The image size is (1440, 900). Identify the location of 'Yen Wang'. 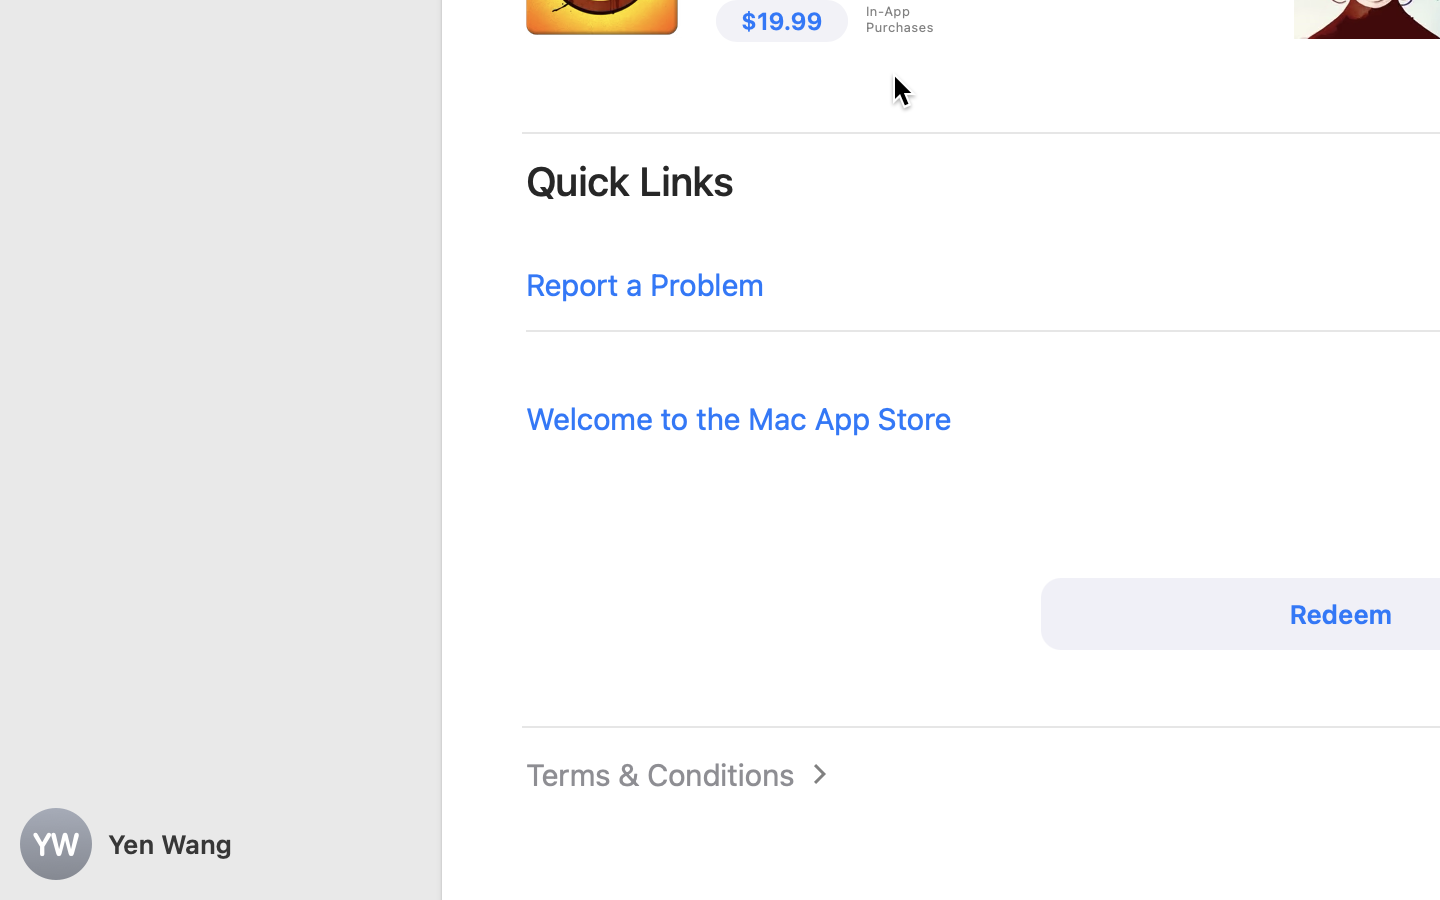
(220, 844).